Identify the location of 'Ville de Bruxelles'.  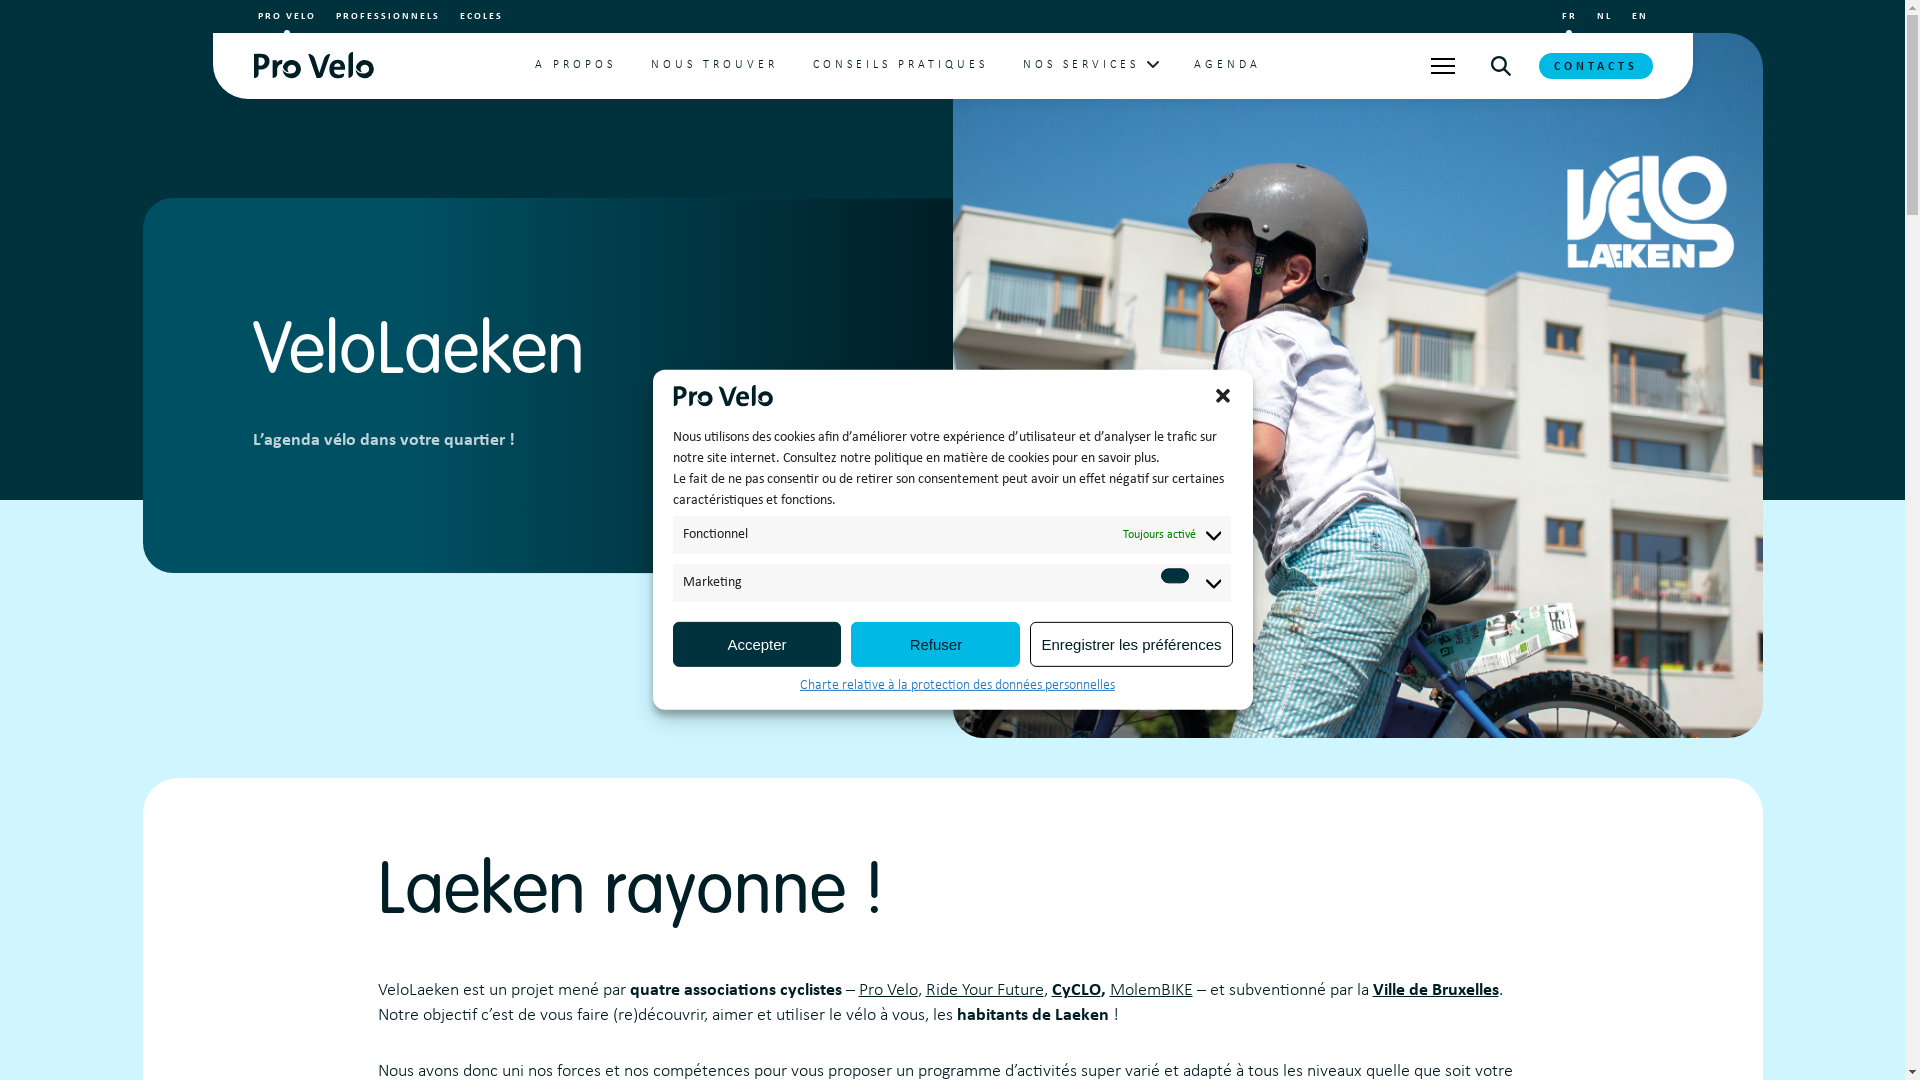
(1434, 990).